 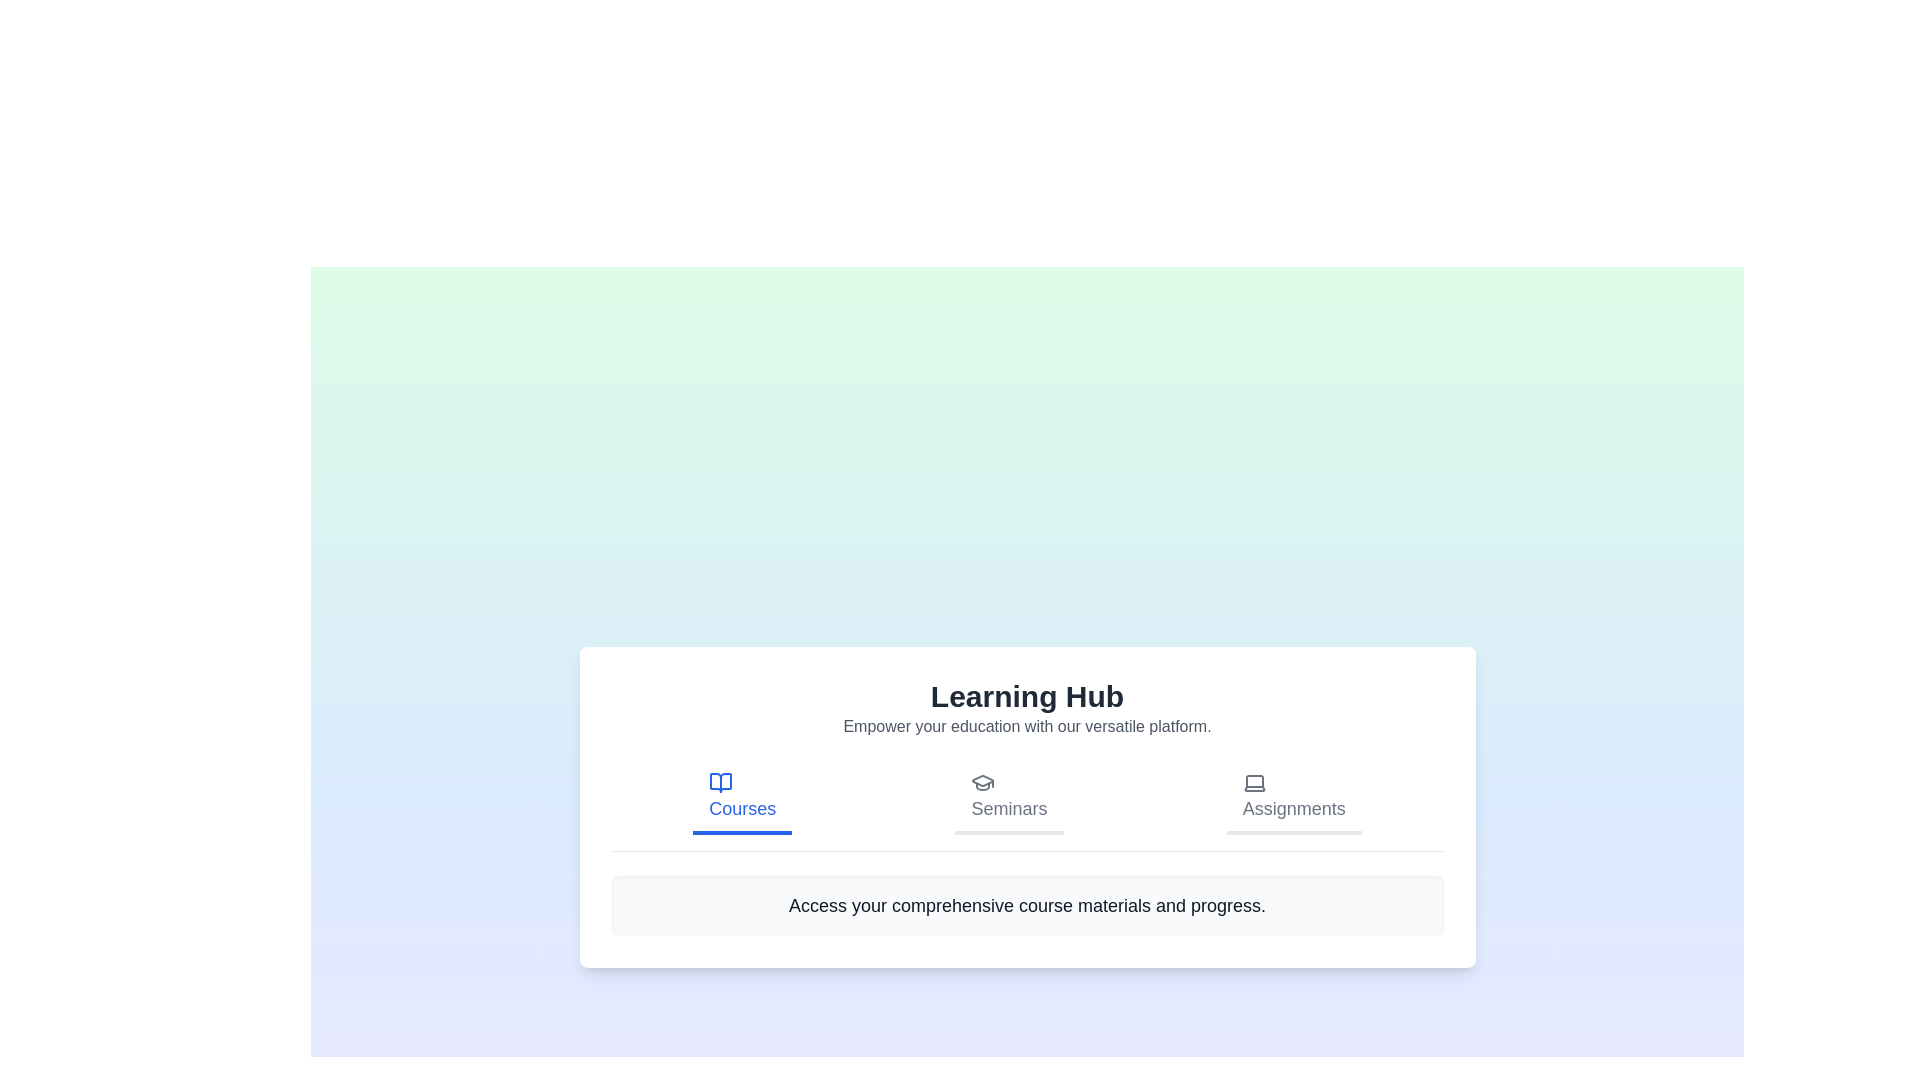 I want to click on the 'Assignments' icon located in the bottom-right area of the main content section, which visually represents tasks and coursework, so click(x=1253, y=782).